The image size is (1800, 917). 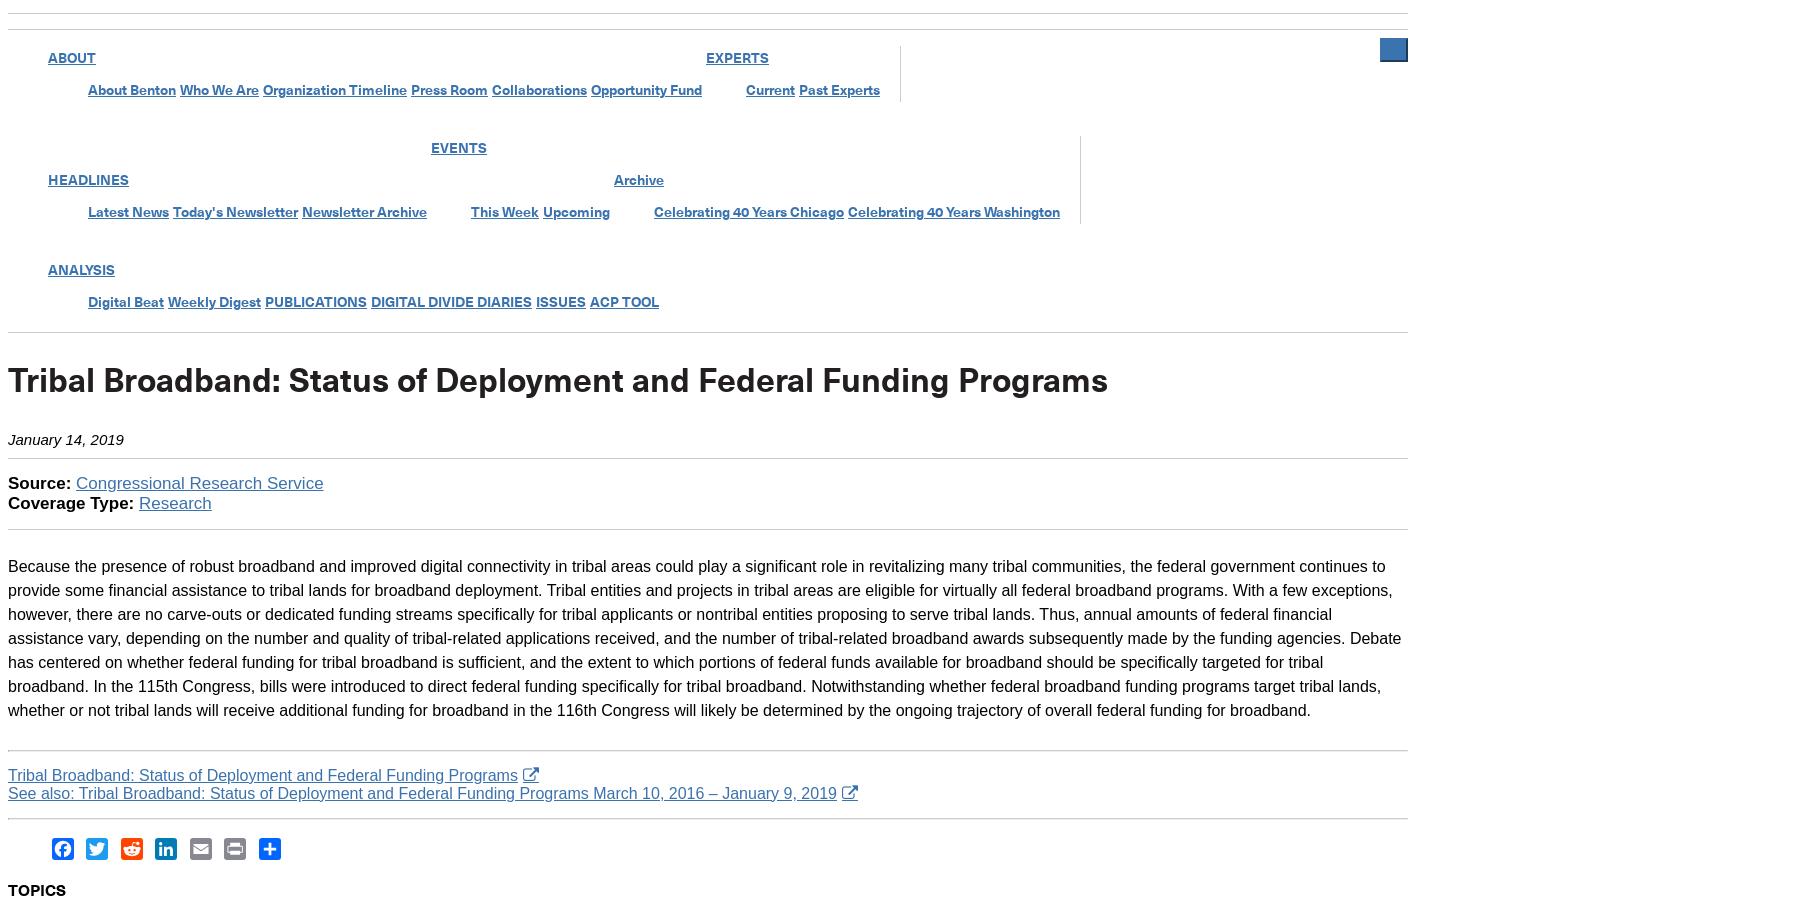 What do you see at coordinates (364, 211) in the screenshot?
I see `'Newsletter Archive'` at bounding box center [364, 211].